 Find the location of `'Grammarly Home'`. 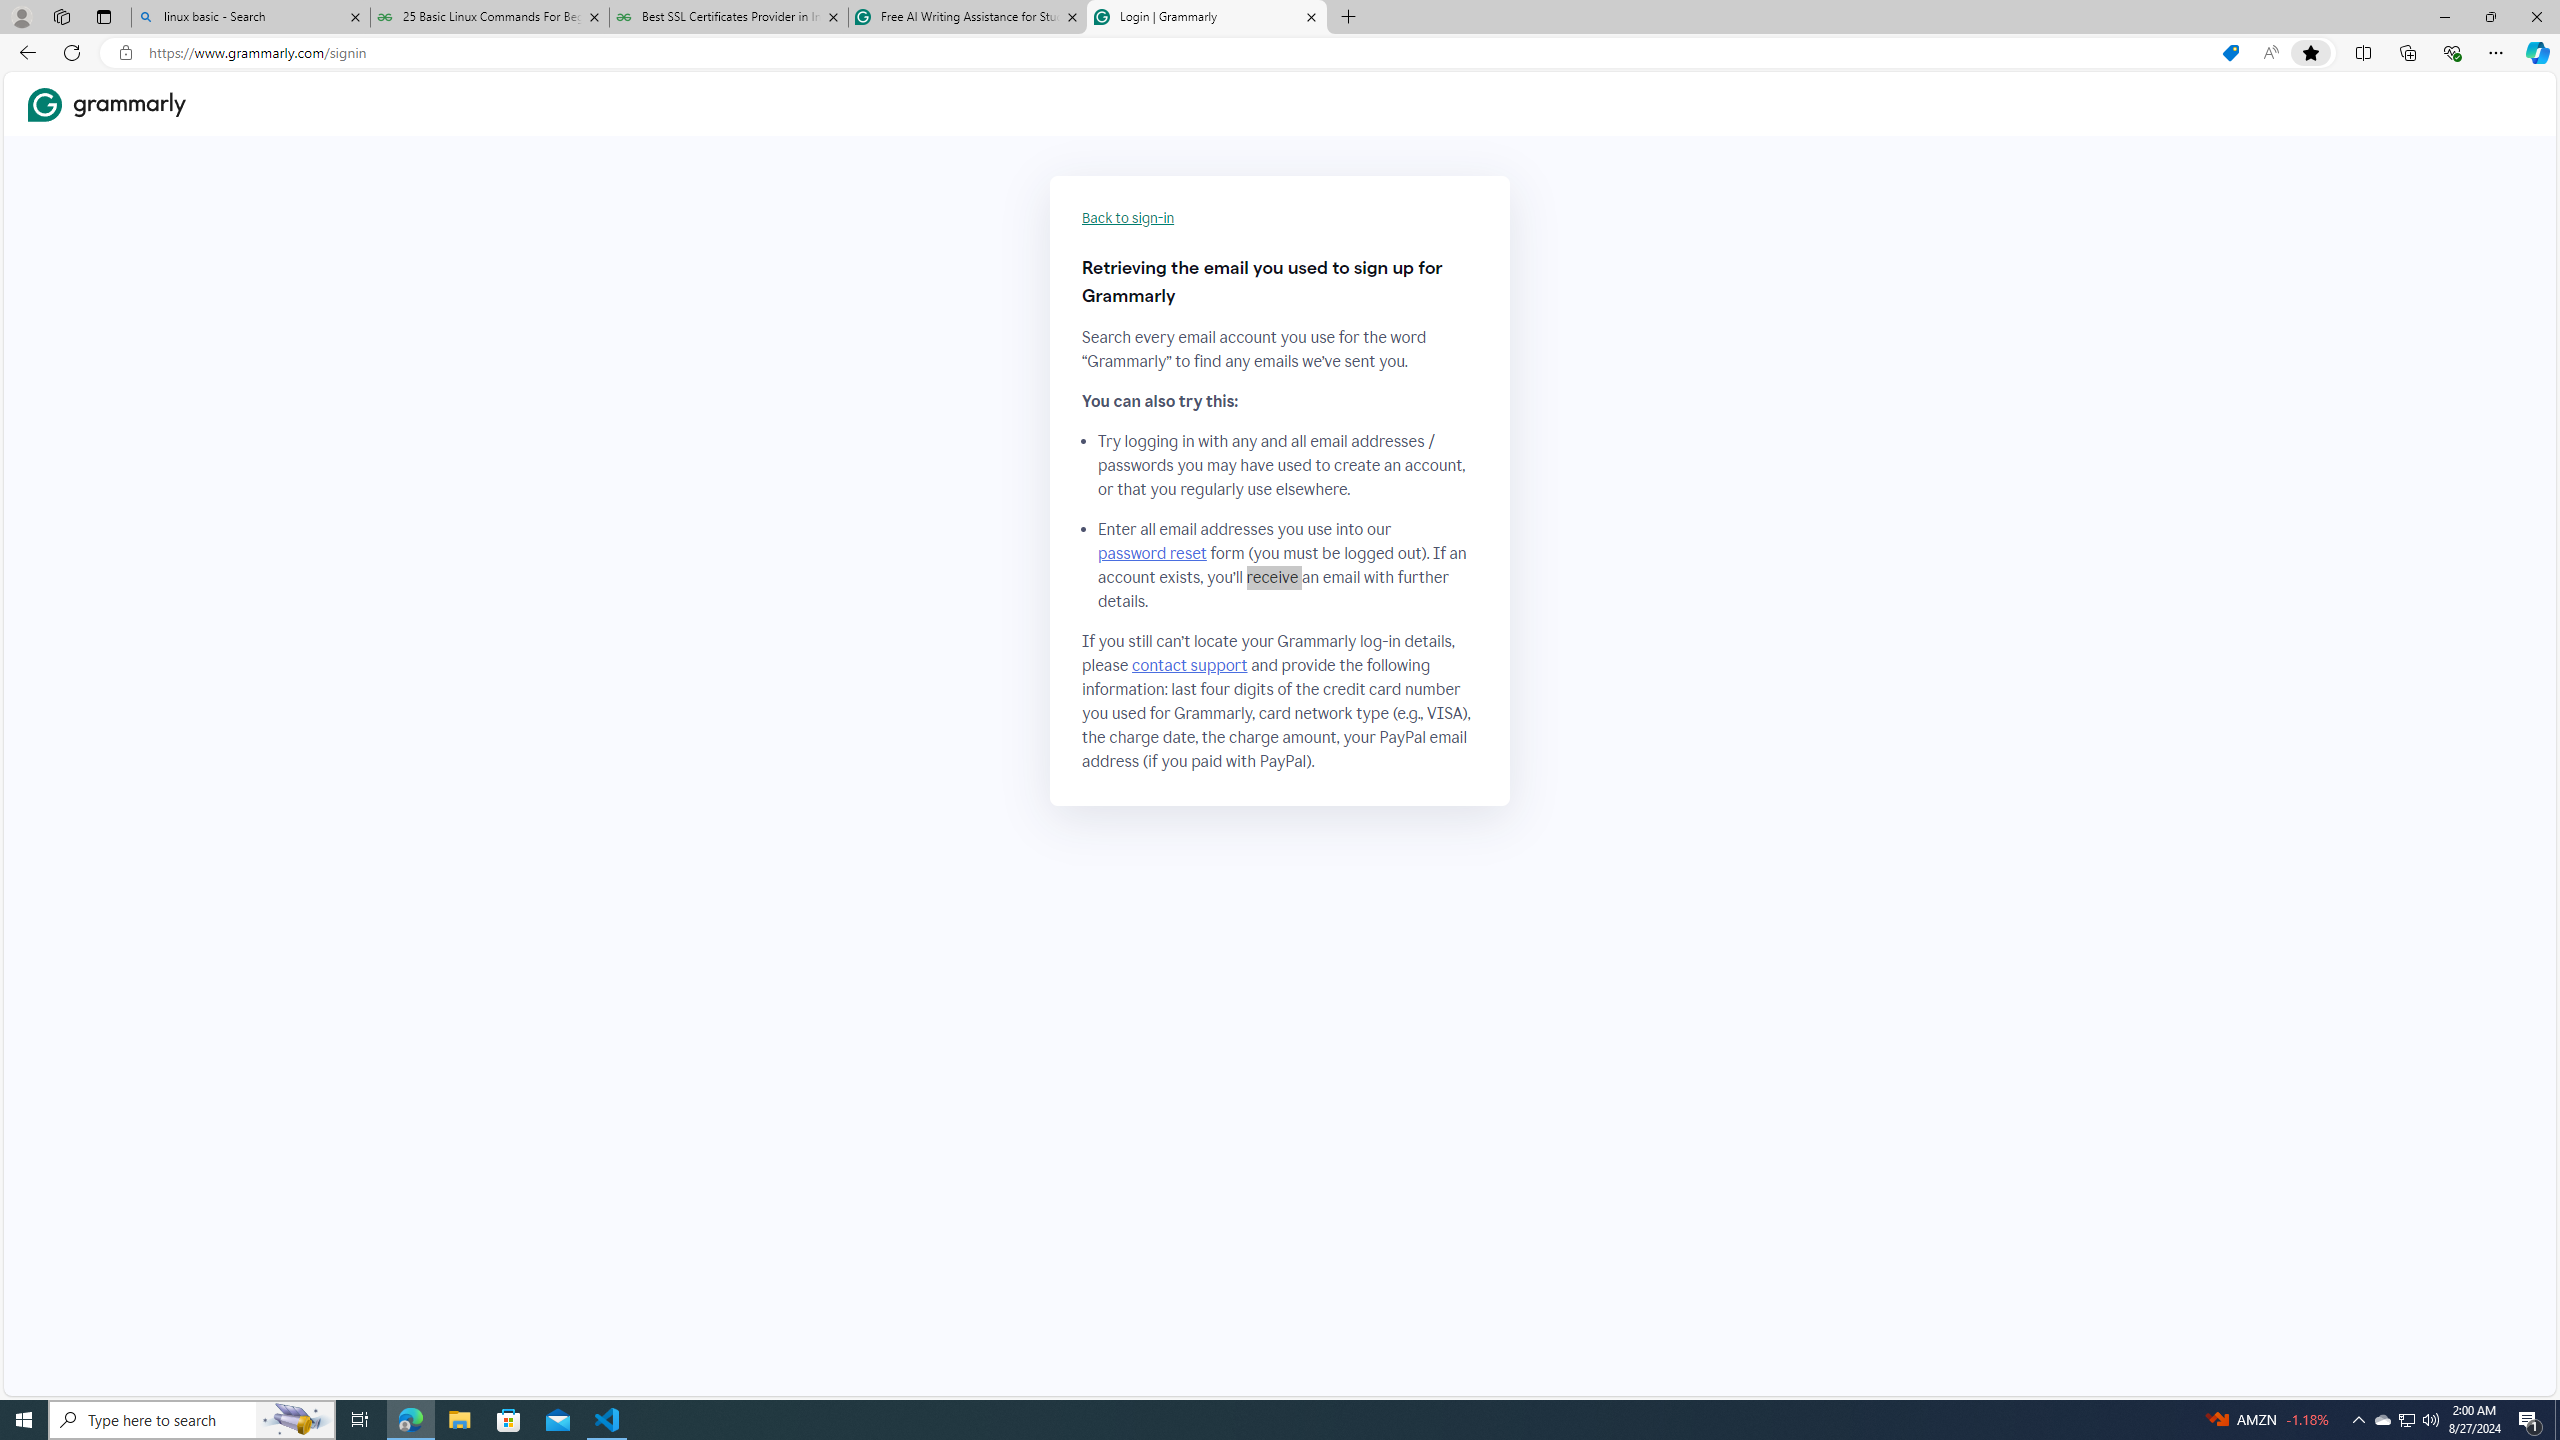

'Grammarly Home' is located at coordinates (106, 103).